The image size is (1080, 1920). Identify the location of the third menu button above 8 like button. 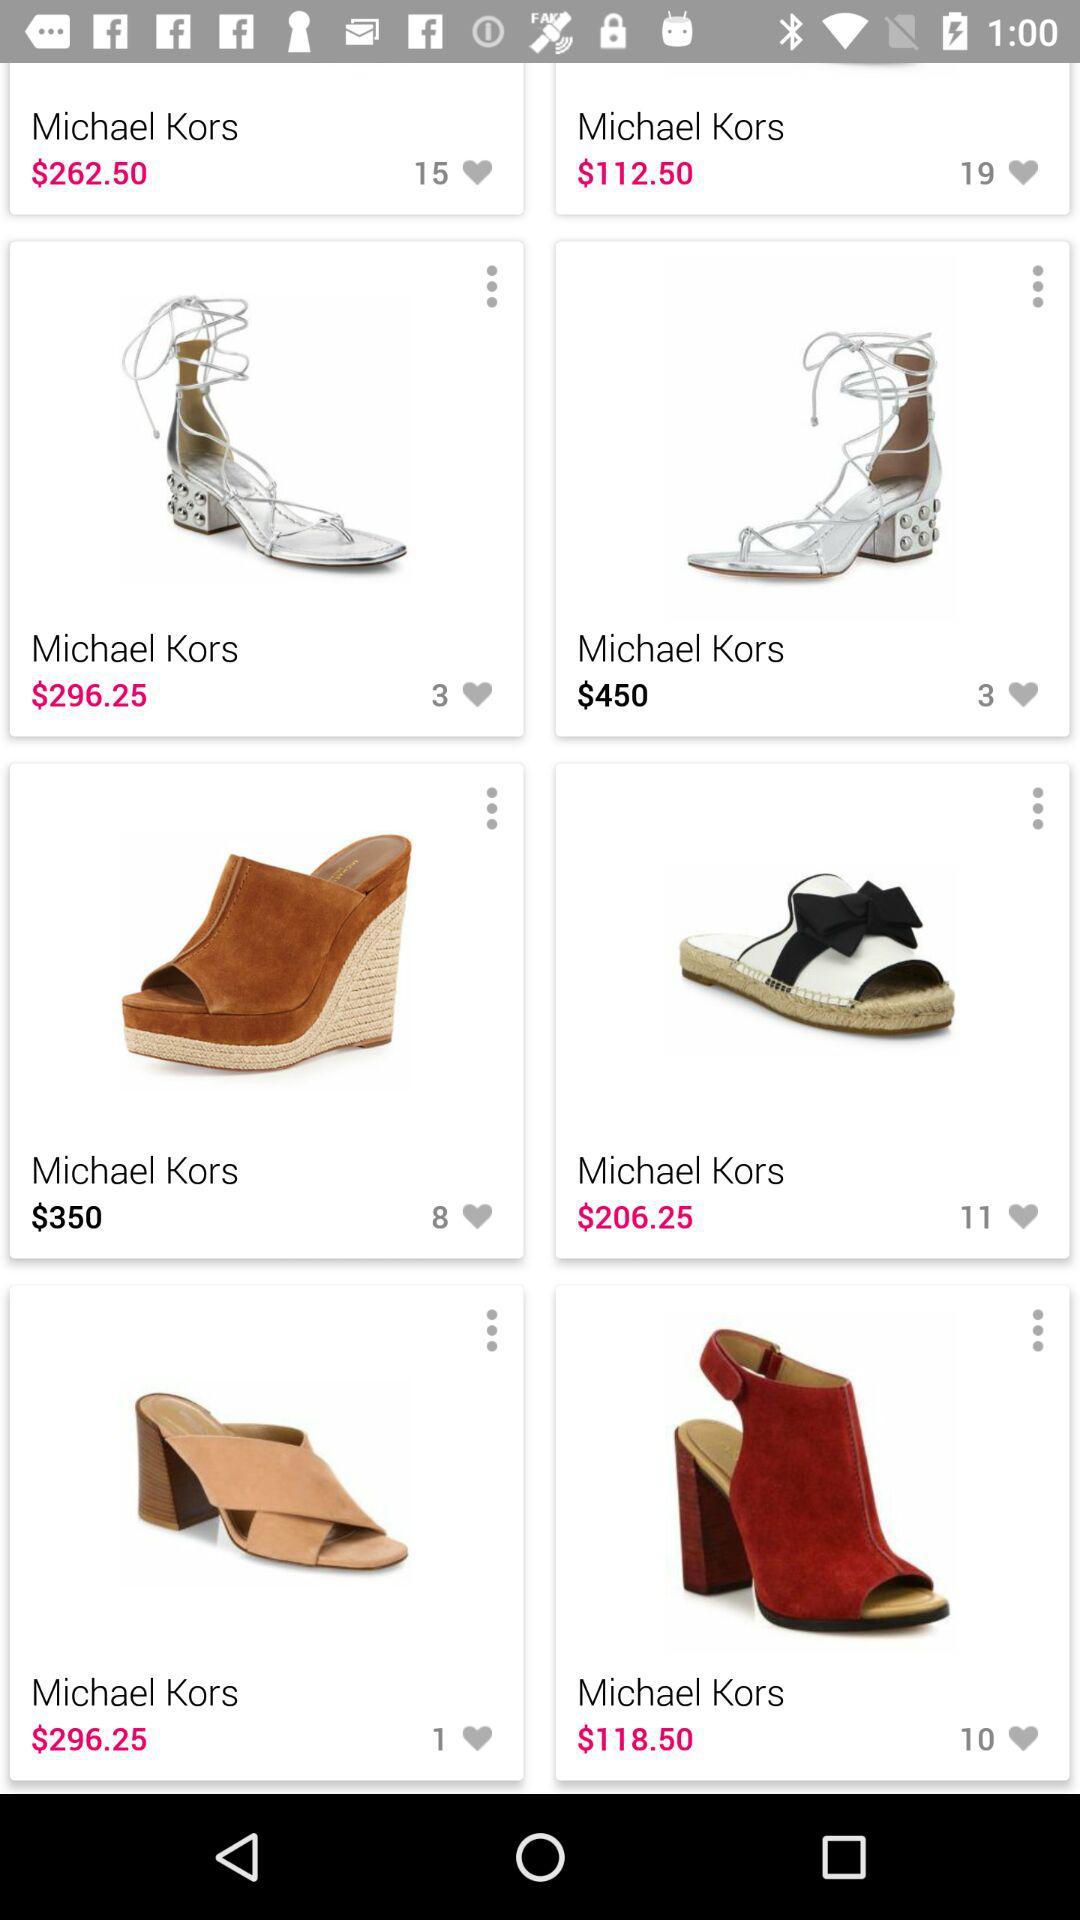
(492, 808).